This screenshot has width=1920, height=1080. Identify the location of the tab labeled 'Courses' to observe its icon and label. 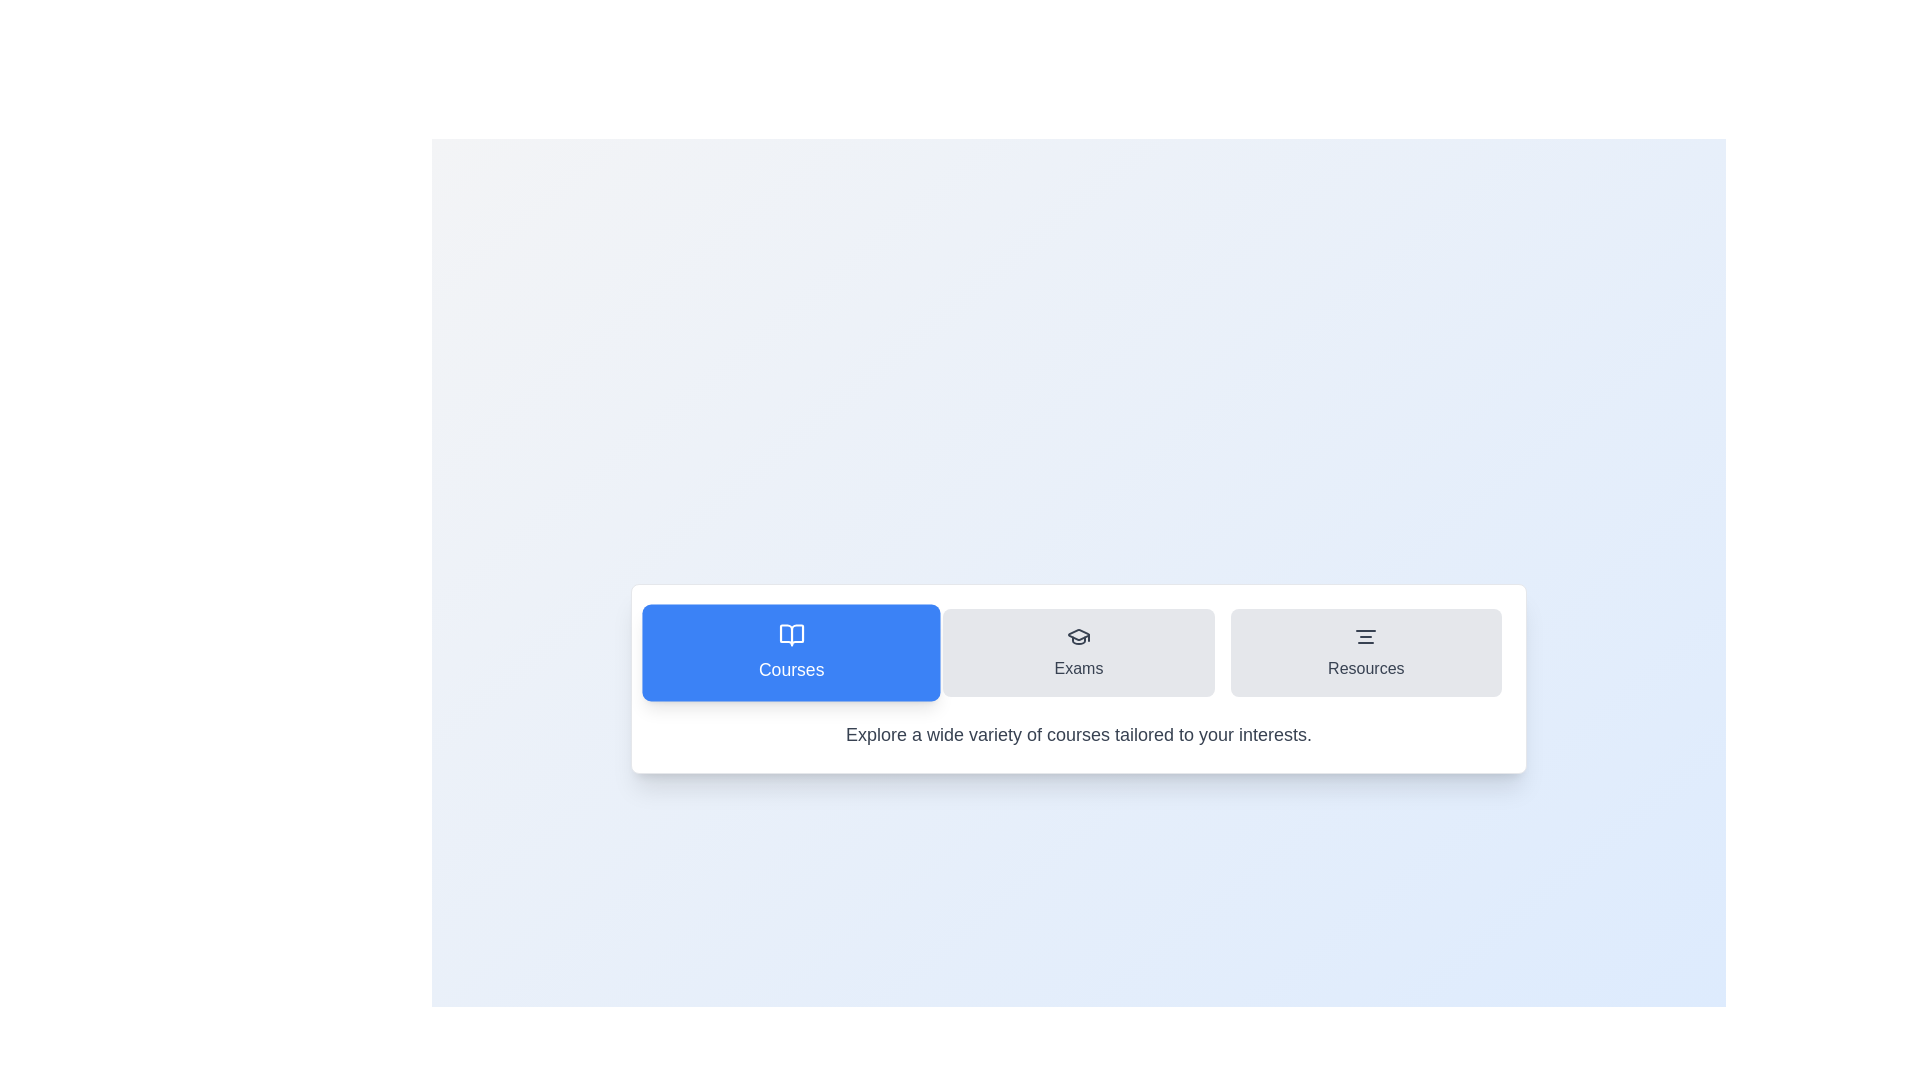
(790, 652).